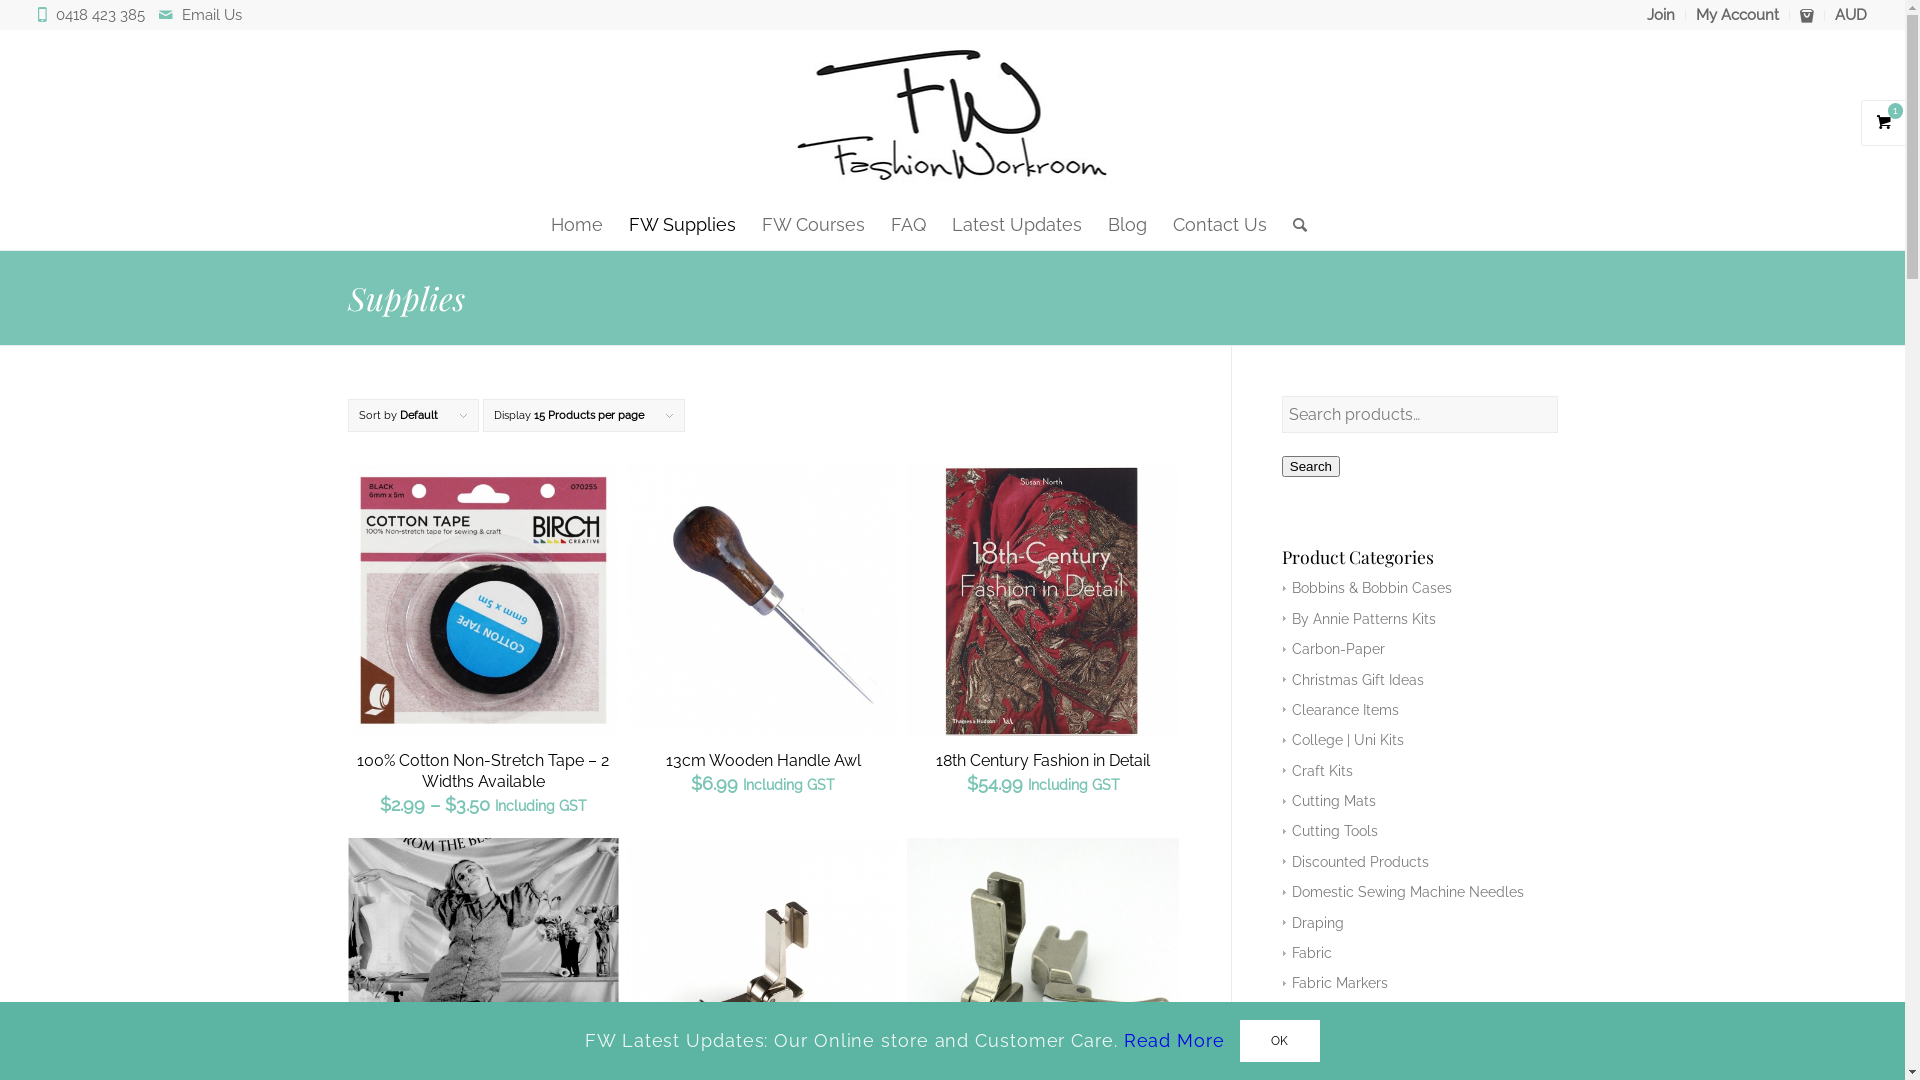 The width and height of the screenshot is (1920, 1080). I want to click on 'Search', so click(1310, 466).